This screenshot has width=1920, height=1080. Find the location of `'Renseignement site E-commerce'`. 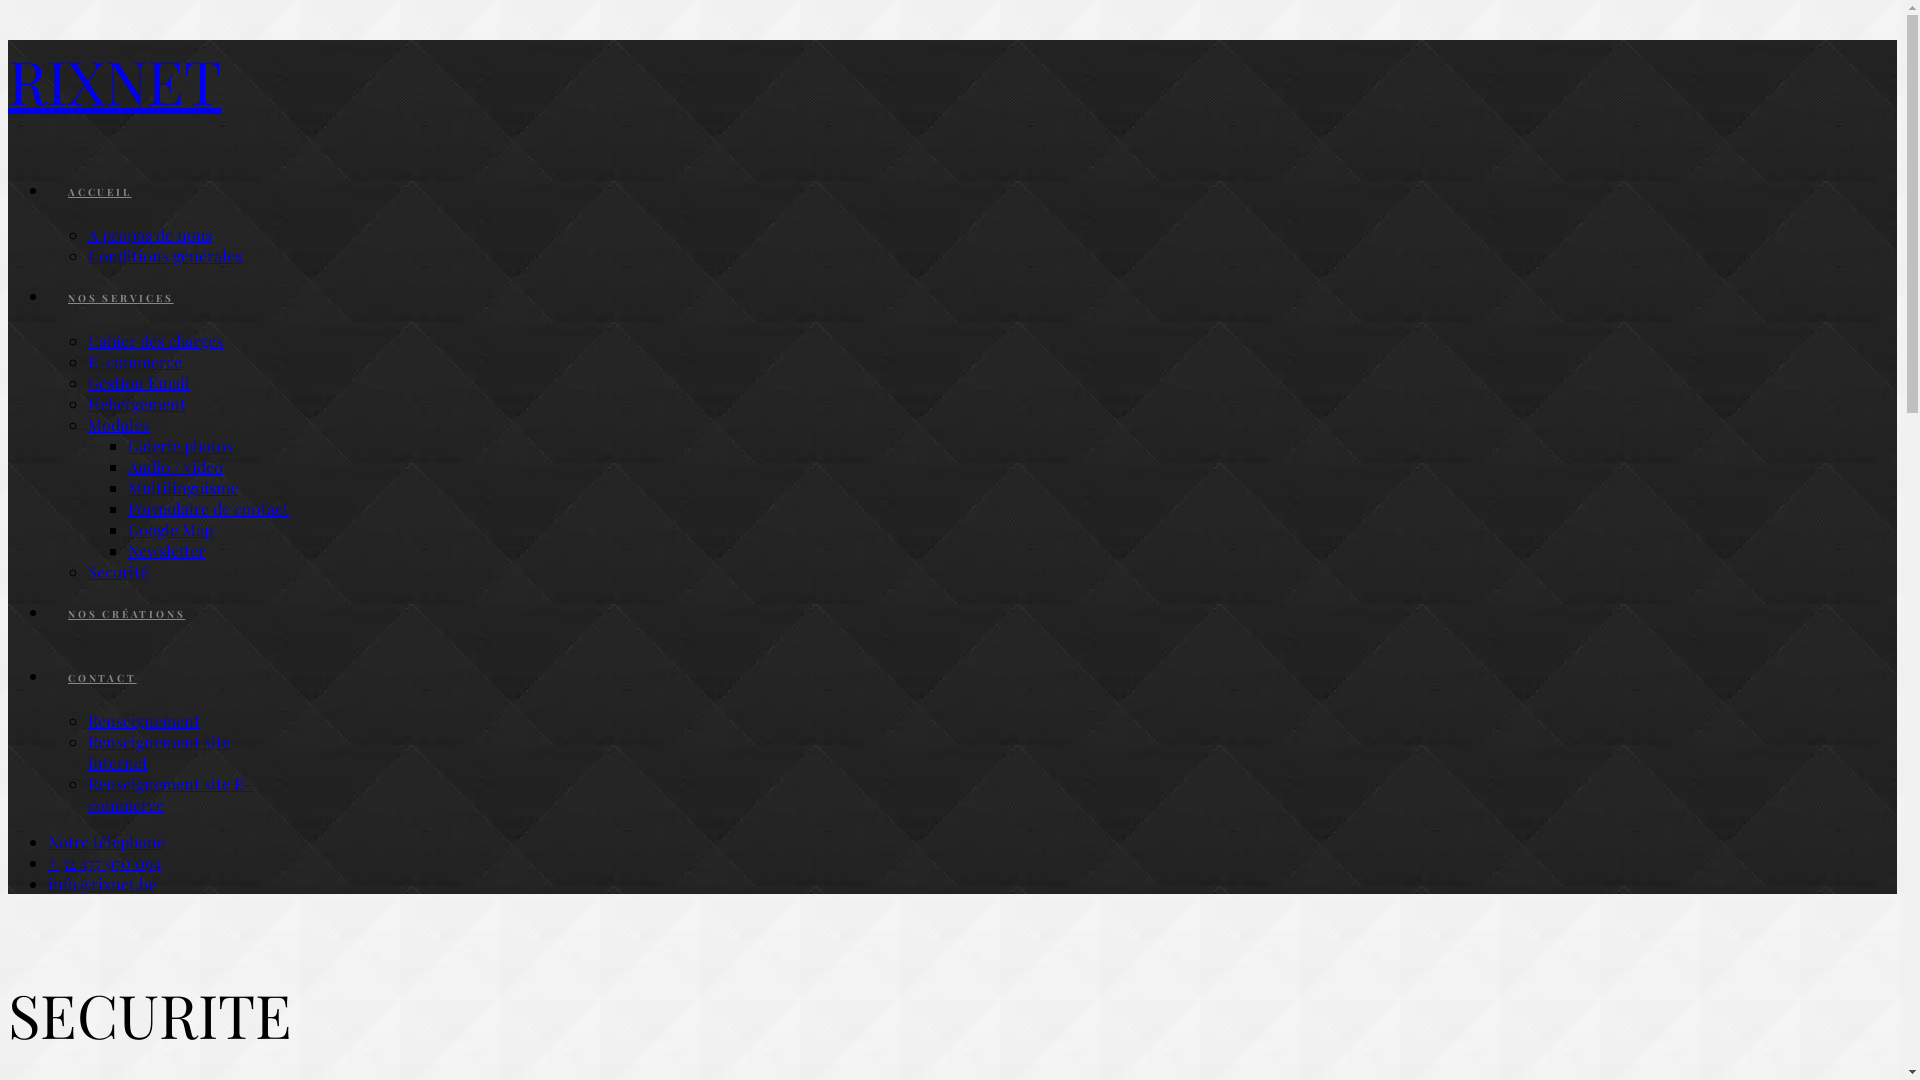

'Renseignement site E-commerce' is located at coordinates (169, 793).